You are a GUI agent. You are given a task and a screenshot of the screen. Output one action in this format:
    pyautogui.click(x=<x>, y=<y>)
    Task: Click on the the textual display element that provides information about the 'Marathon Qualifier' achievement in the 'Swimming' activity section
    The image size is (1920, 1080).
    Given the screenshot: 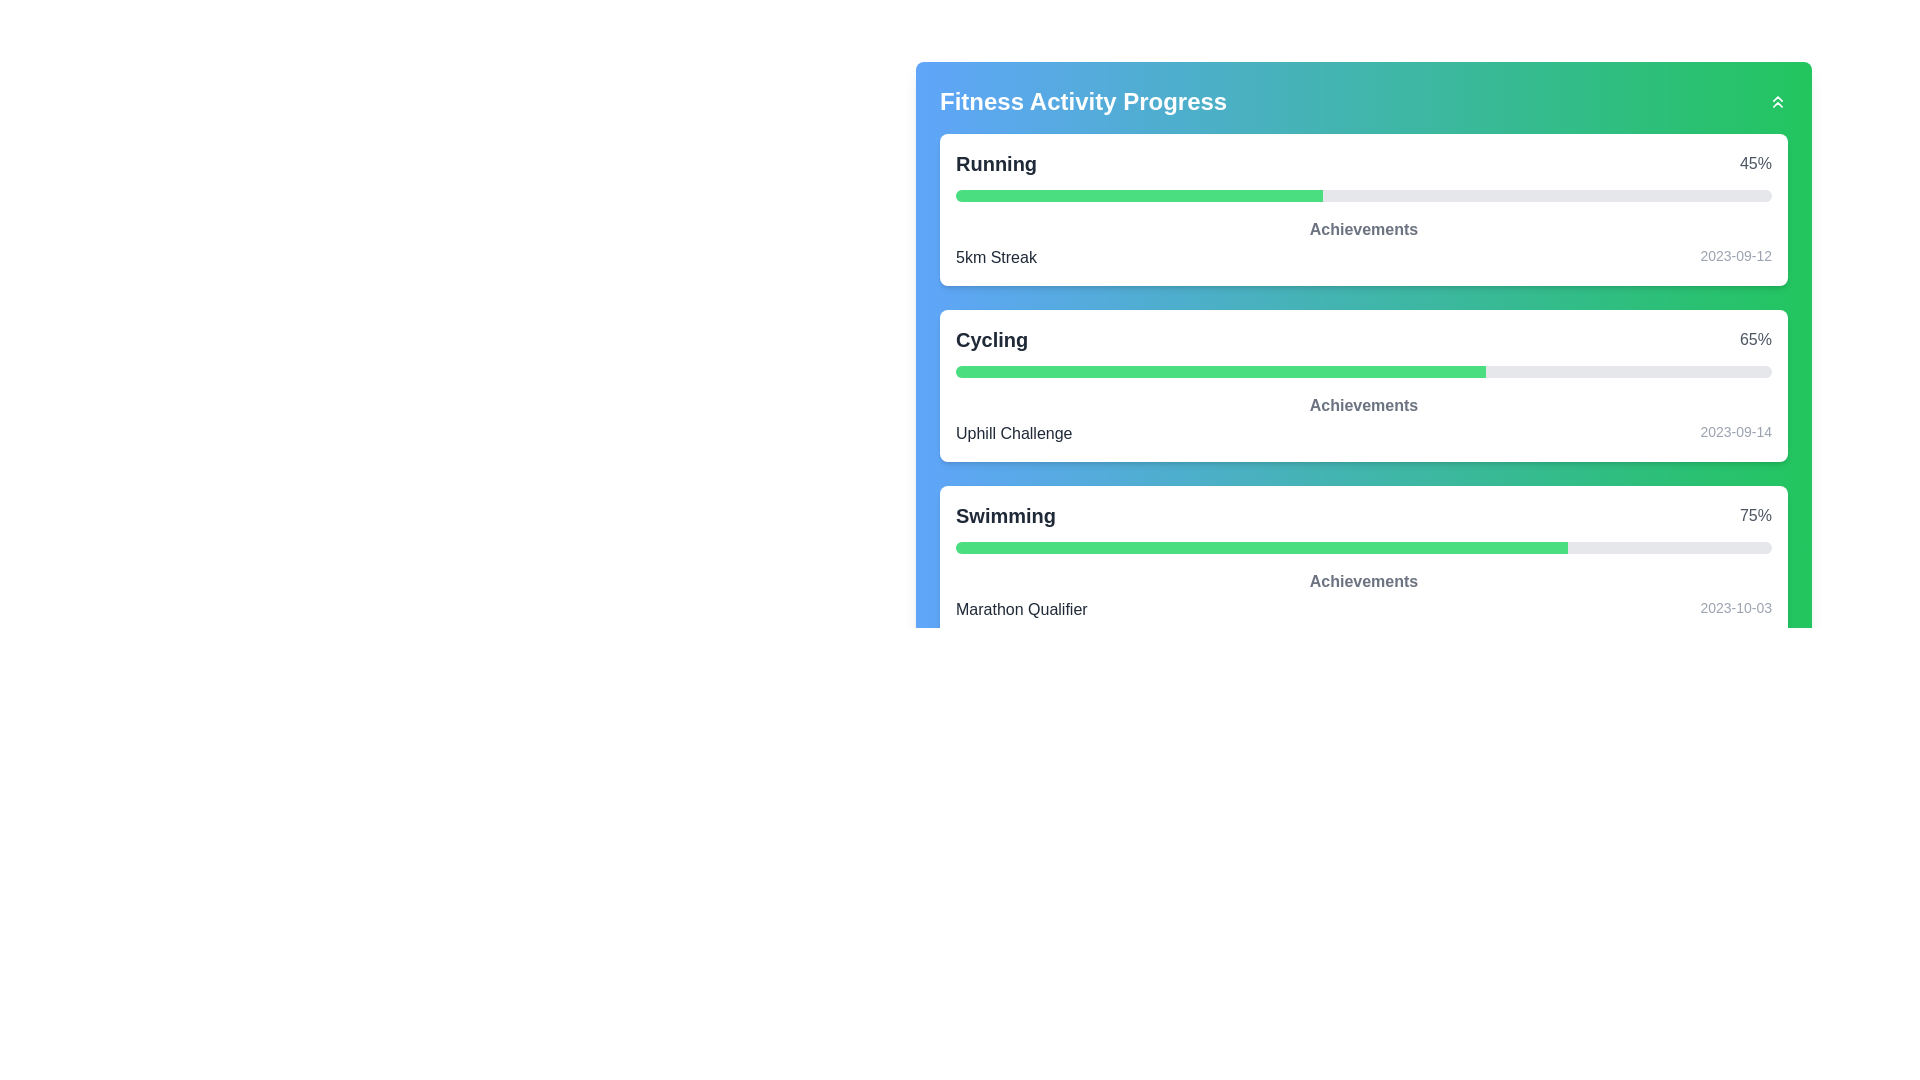 What is the action you would take?
    pyautogui.click(x=1362, y=608)
    